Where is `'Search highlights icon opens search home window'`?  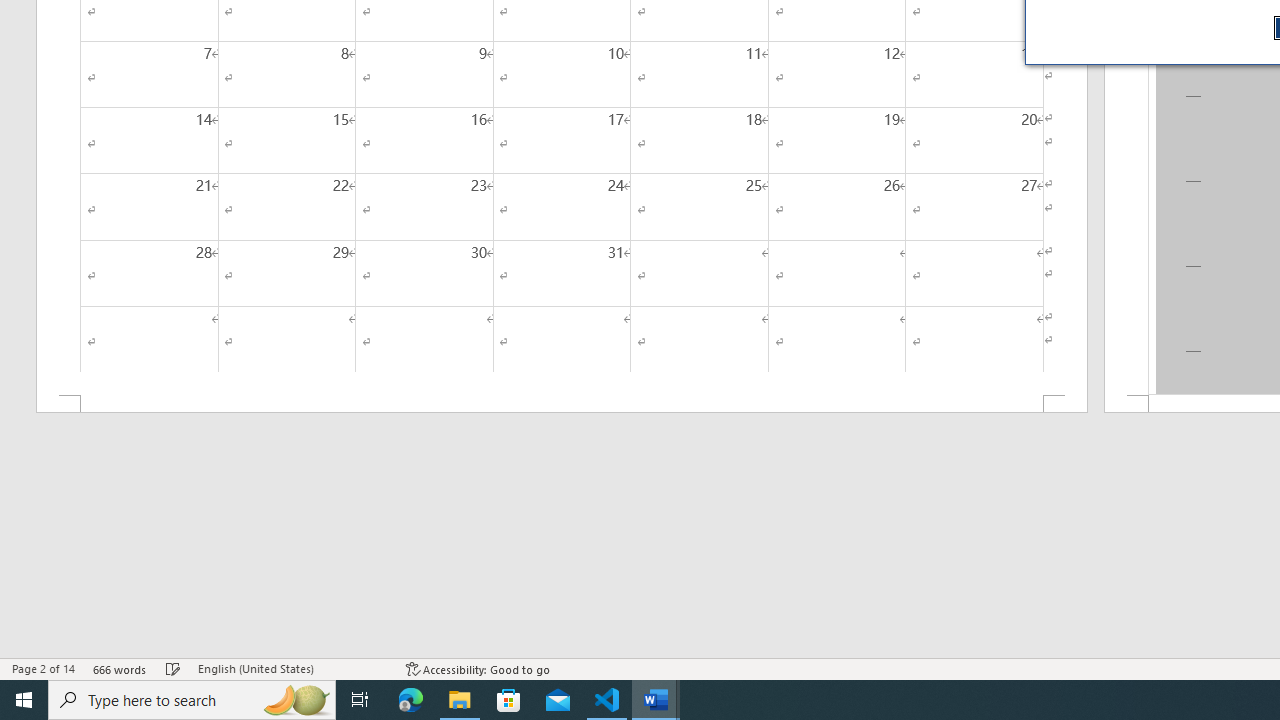
'Search highlights icon opens search home window' is located at coordinates (294, 698).